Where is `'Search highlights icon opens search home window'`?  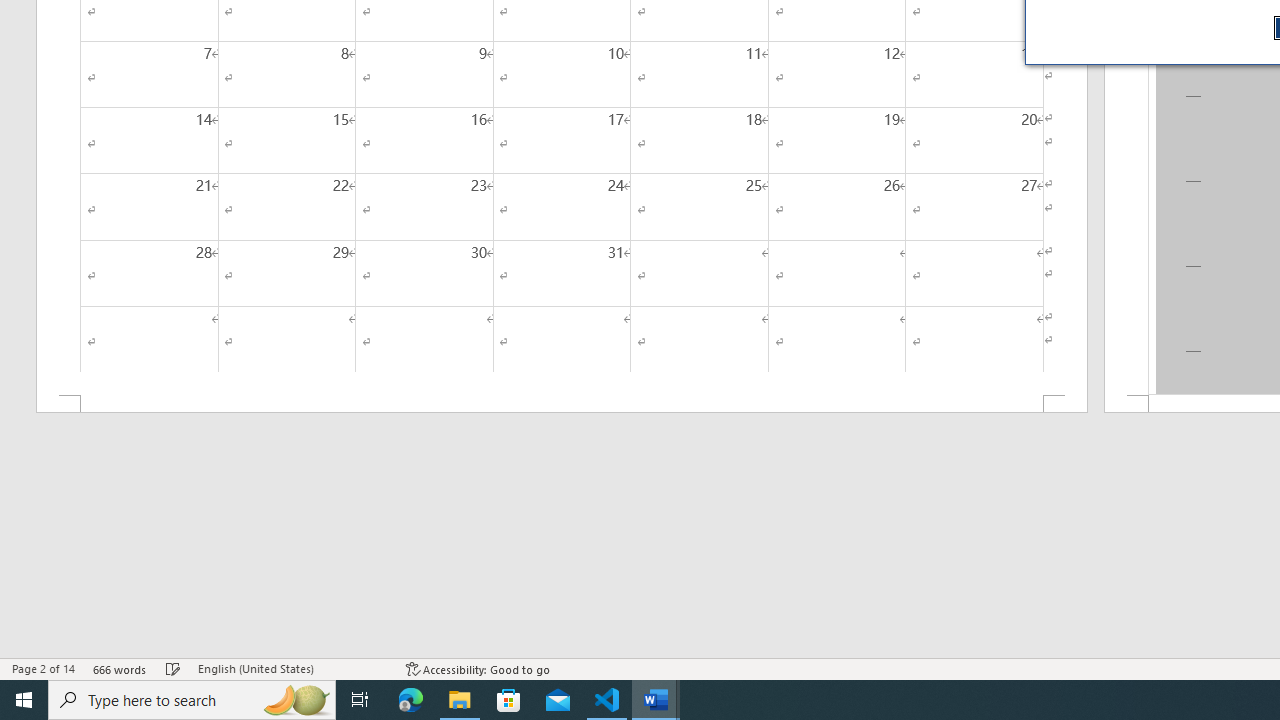
'Search highlights icon opens search home window' is located at coordinates (294, 698).